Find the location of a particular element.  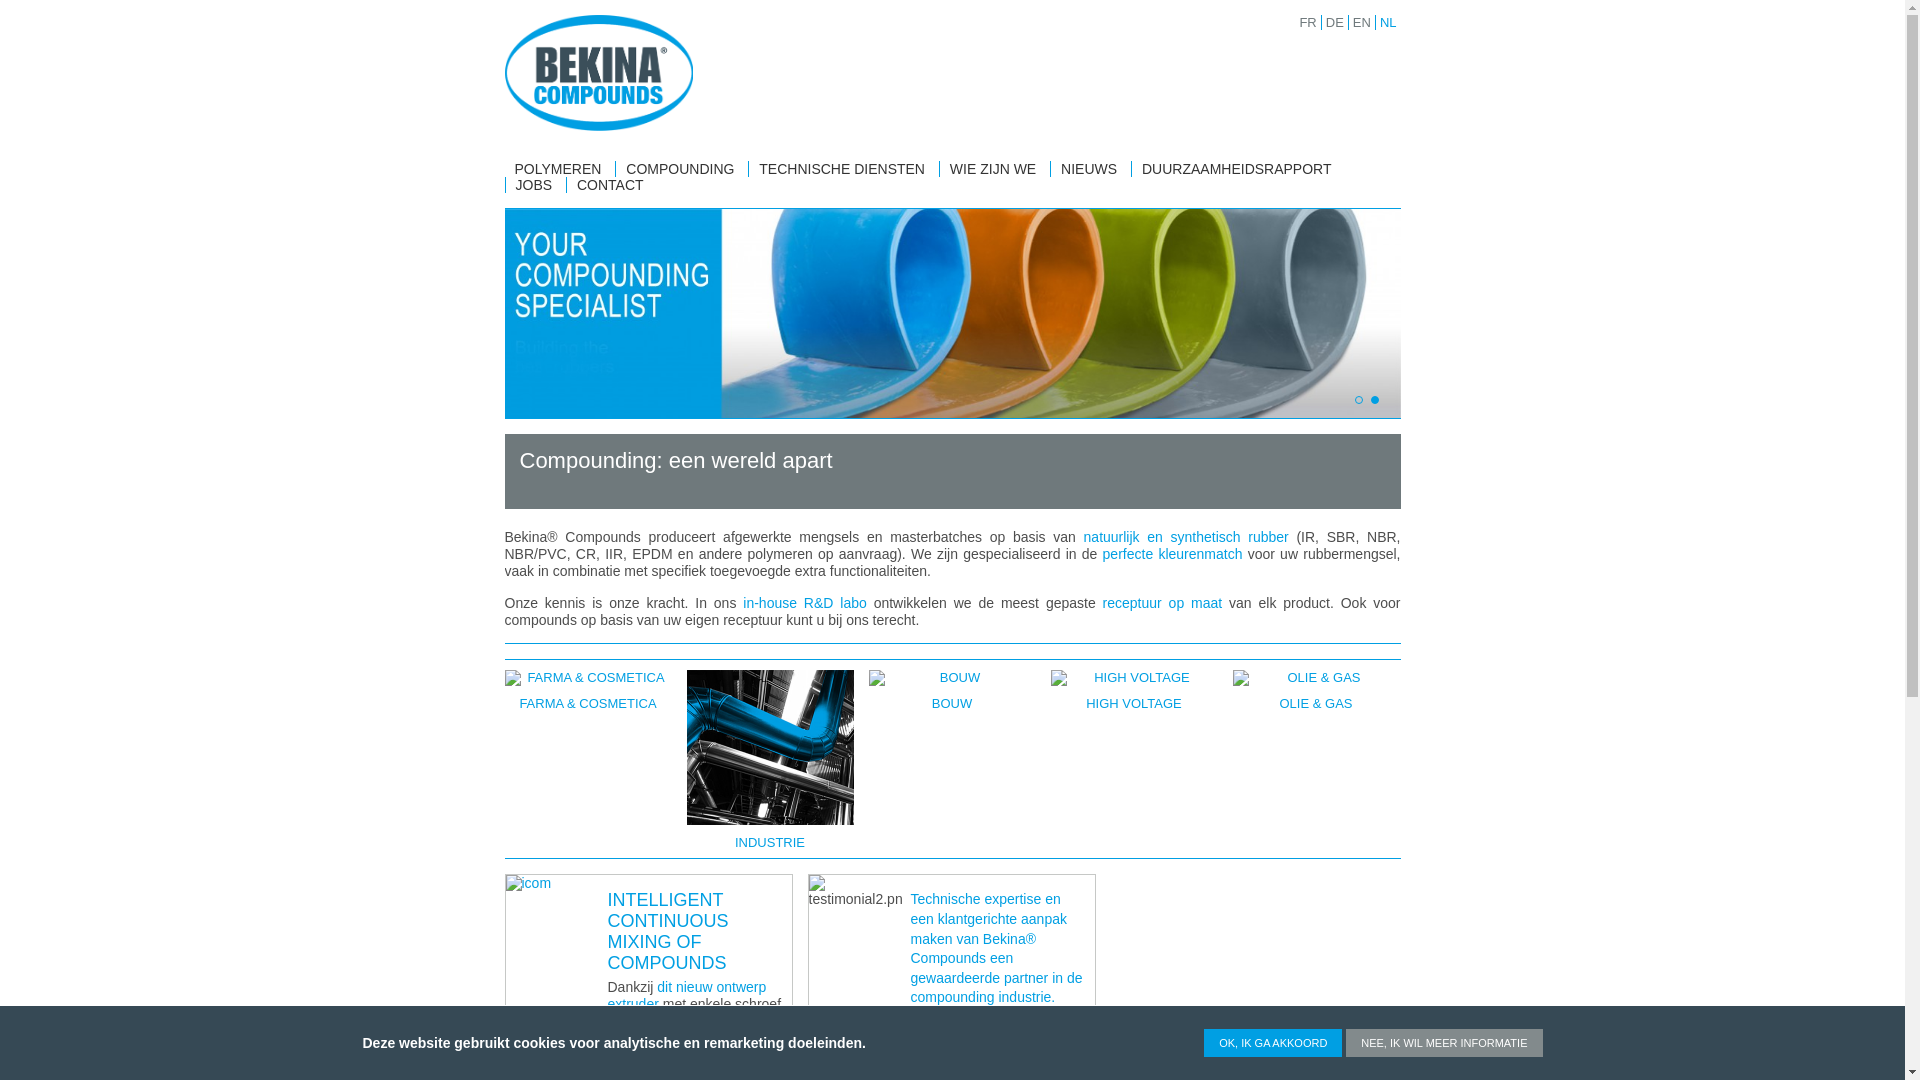

'COMPOUNDING' is located at coordinates (680, 168).